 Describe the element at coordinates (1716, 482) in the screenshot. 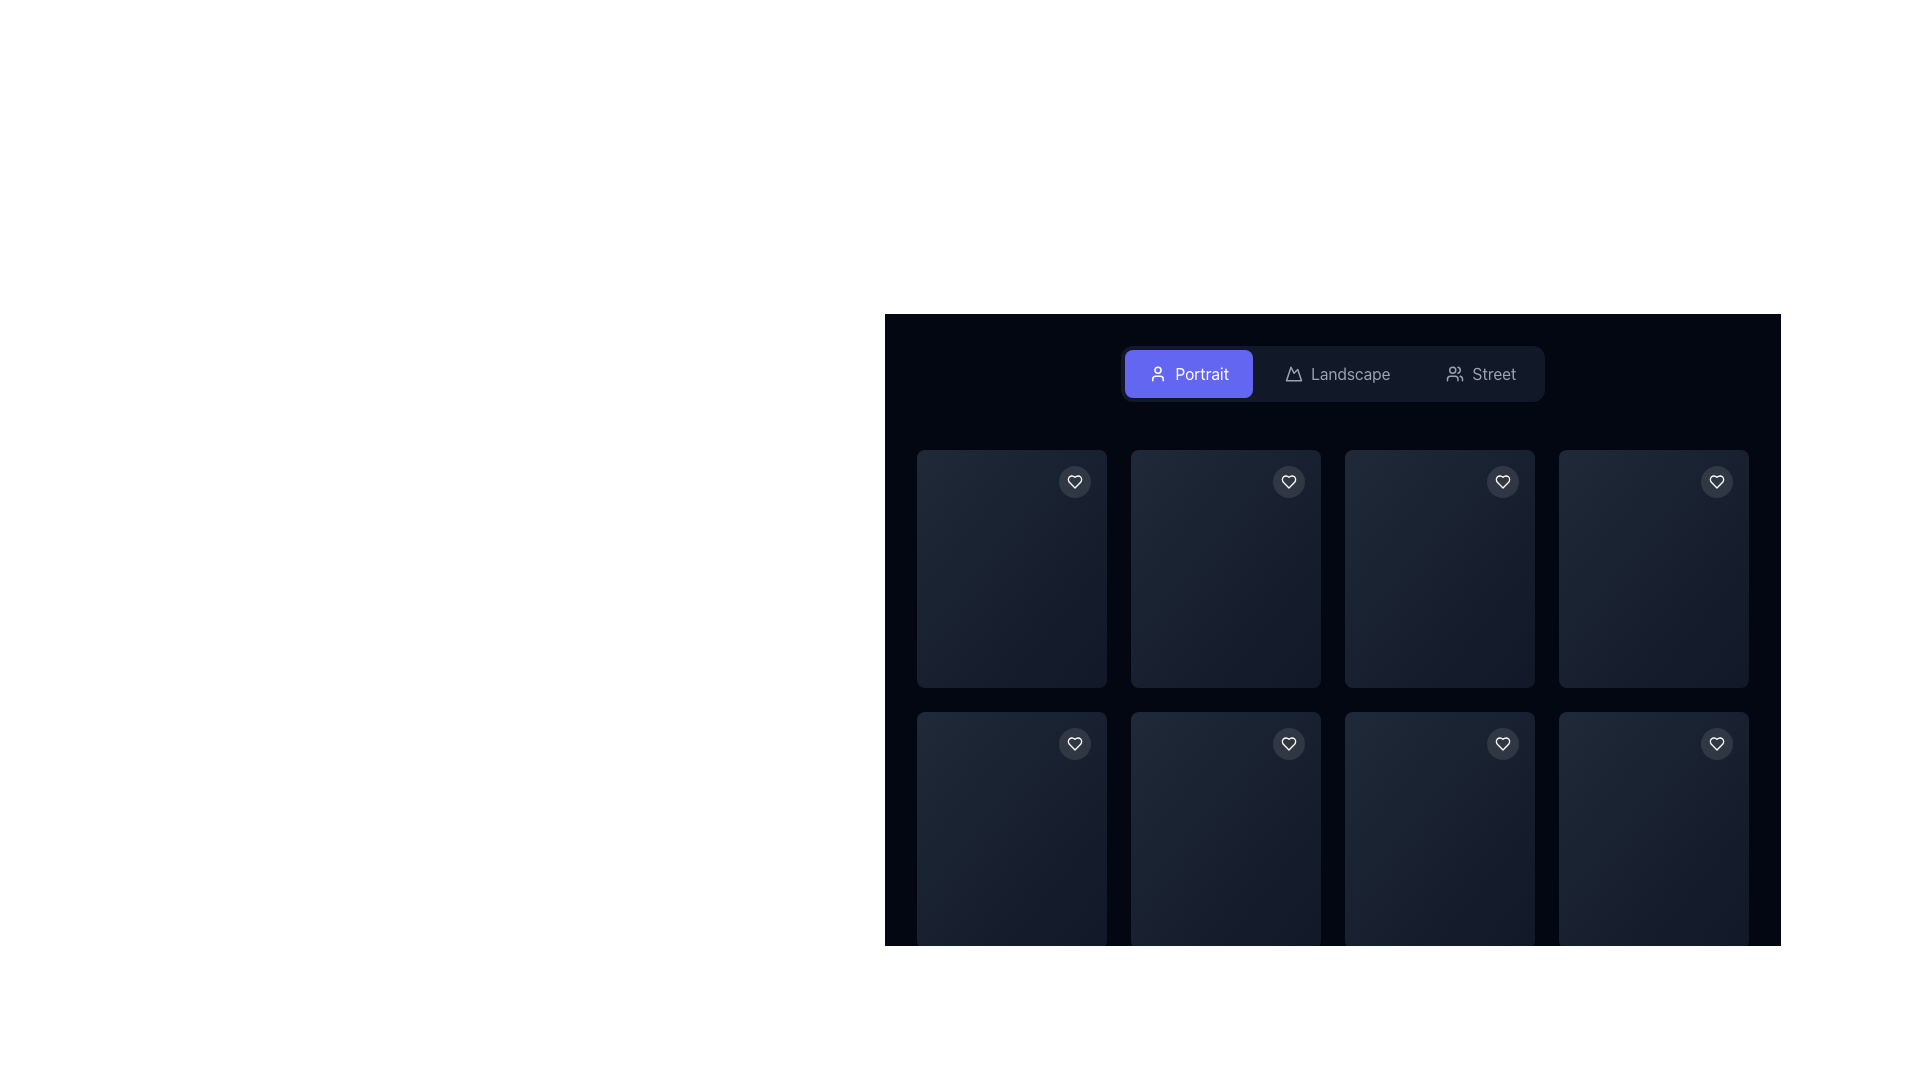

I see `the heart-shaped icon within the rounded button located in the top-right corner of the last item in the grid layout to like or favorite the item` at that location.